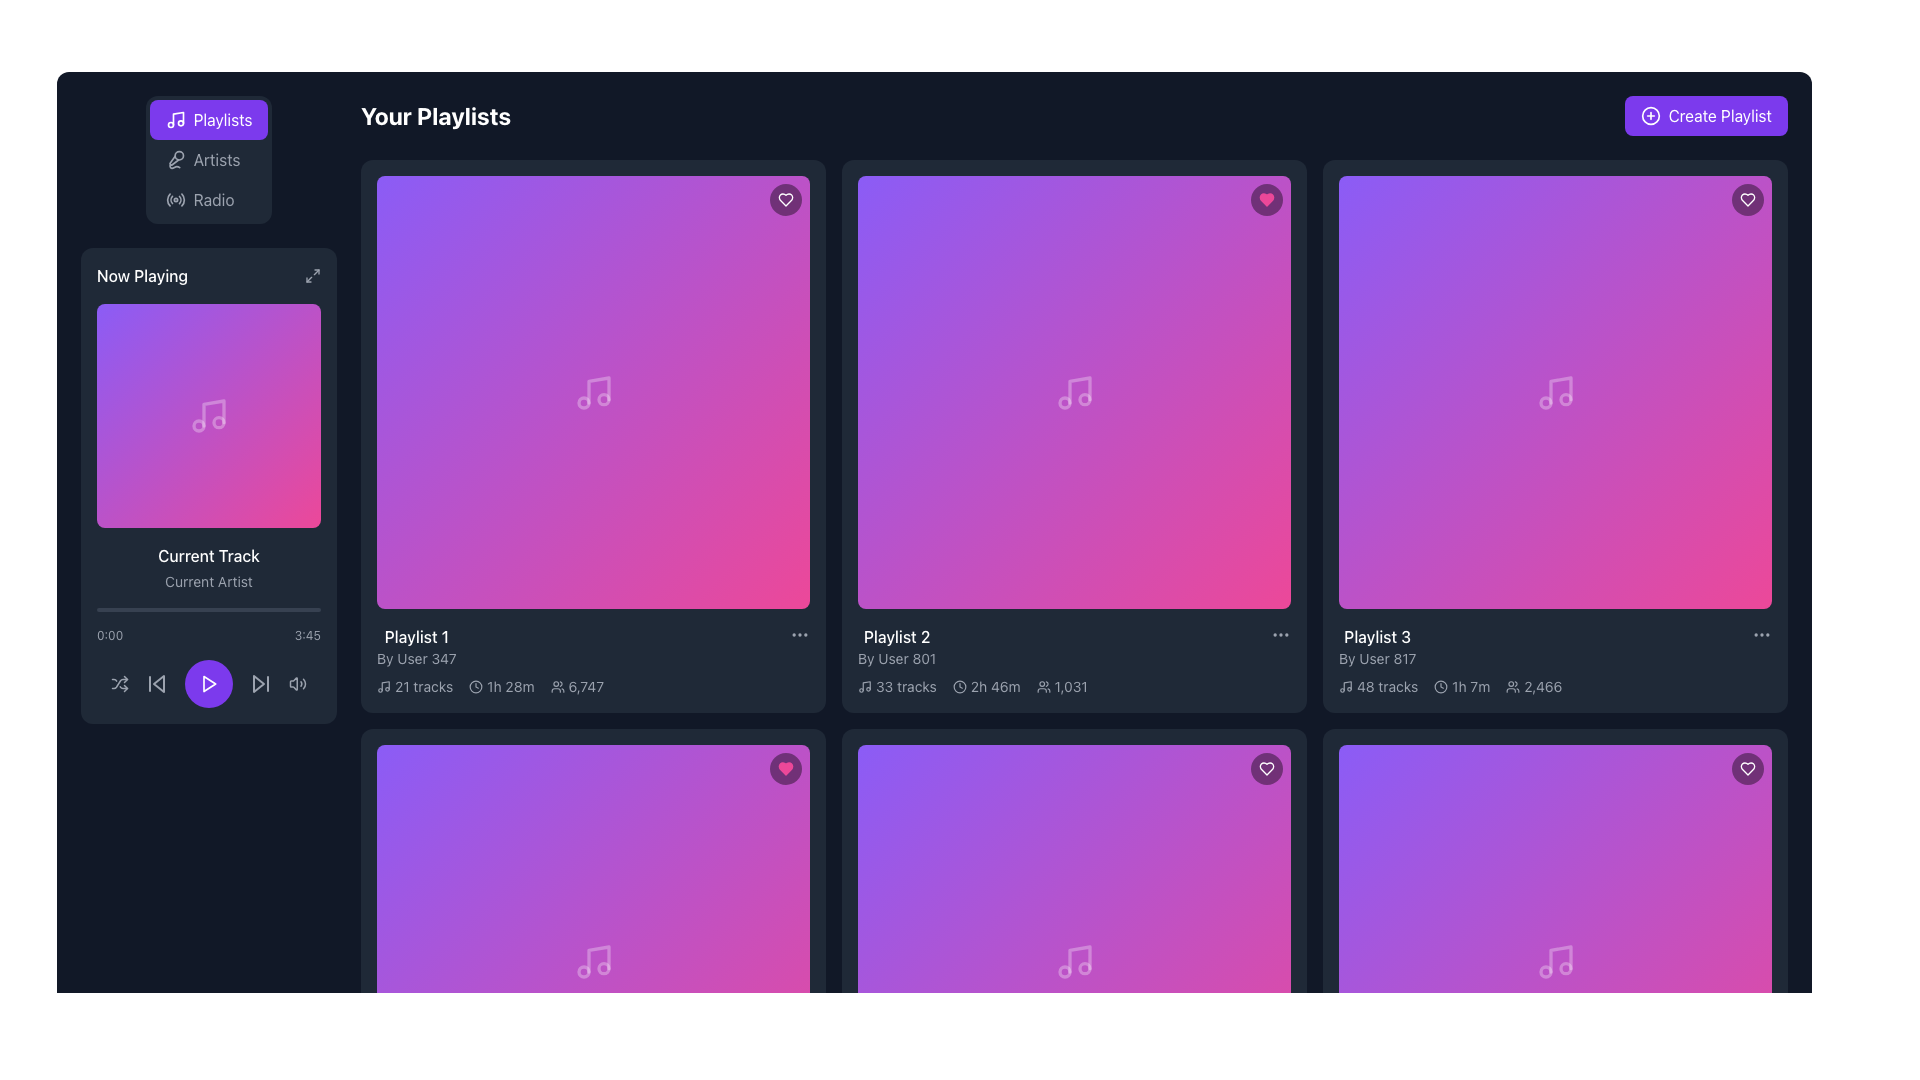 The width and height of the screenshot is (1920, 1080). Describe the element at coordinates (384, 685) in the screenshot. I see `the music playlist icon located to the left of the '21 tracks' text in the first playlist card of the main content area` at that location.